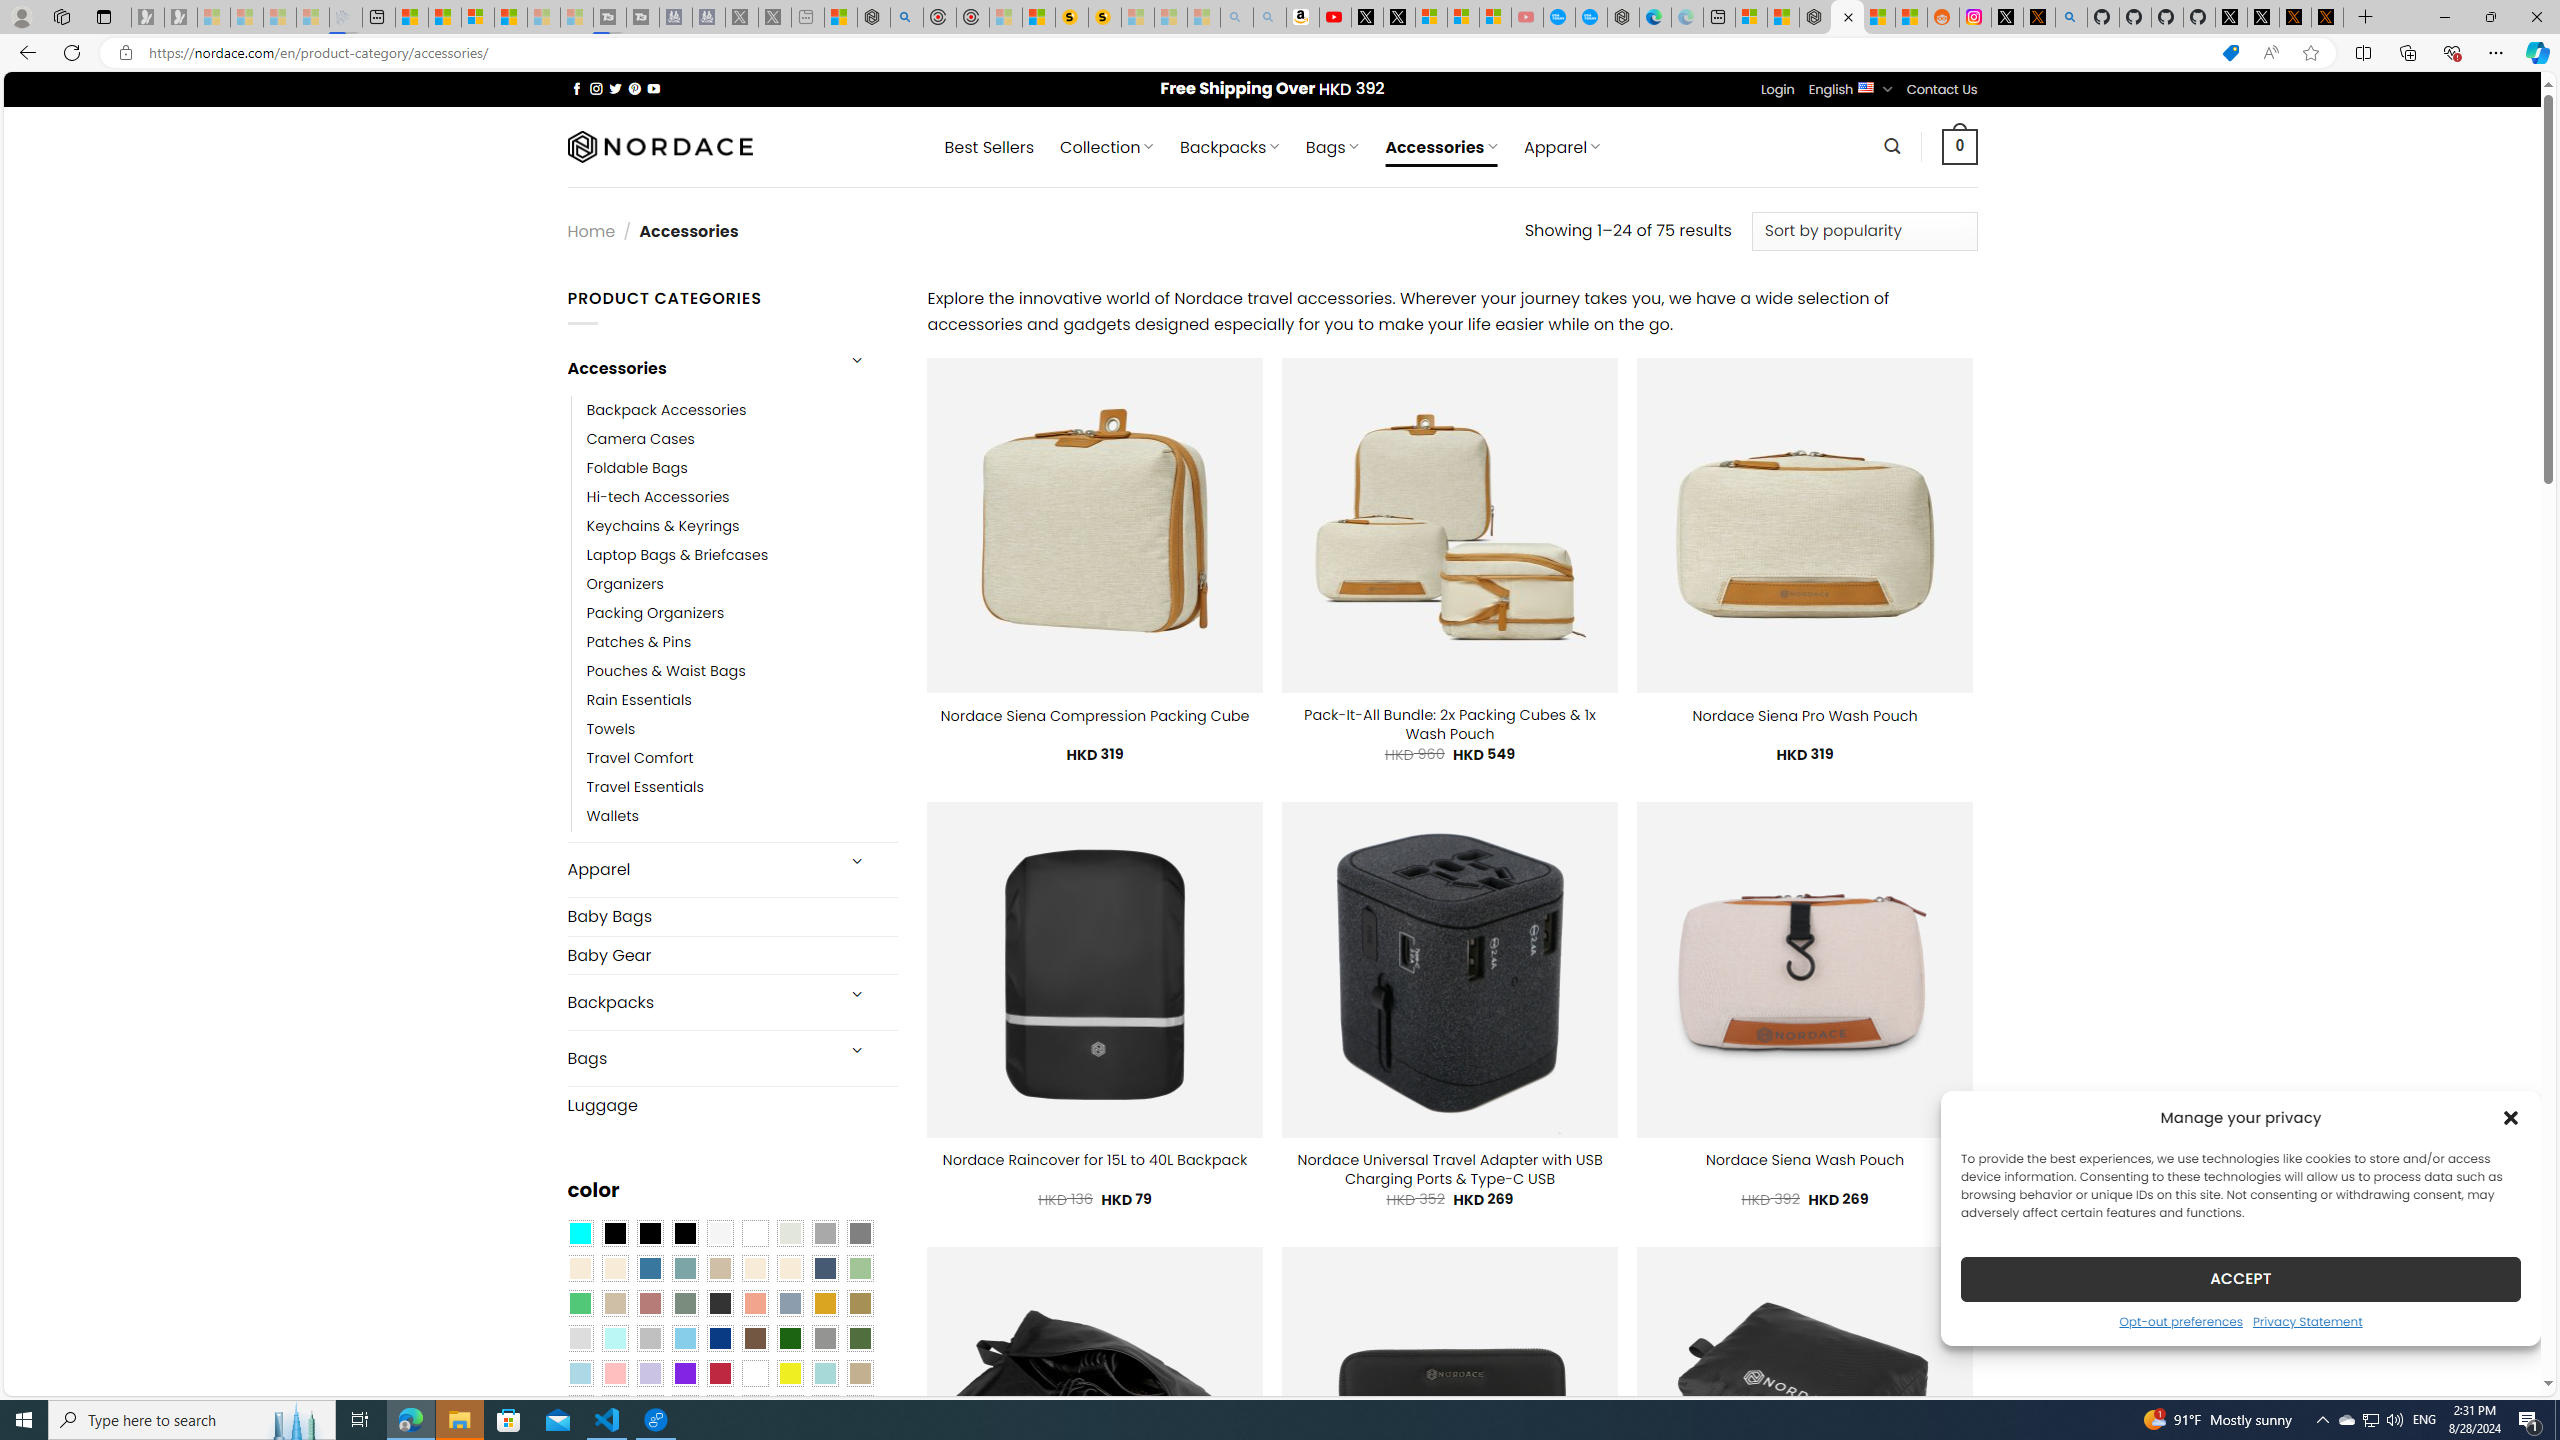 The width and height of the screenshot is (2560, 1440). What do you see at coordinates (1960, 145) in the screenshot?
I see `' 0 '` at bounding box center [1960, 145].